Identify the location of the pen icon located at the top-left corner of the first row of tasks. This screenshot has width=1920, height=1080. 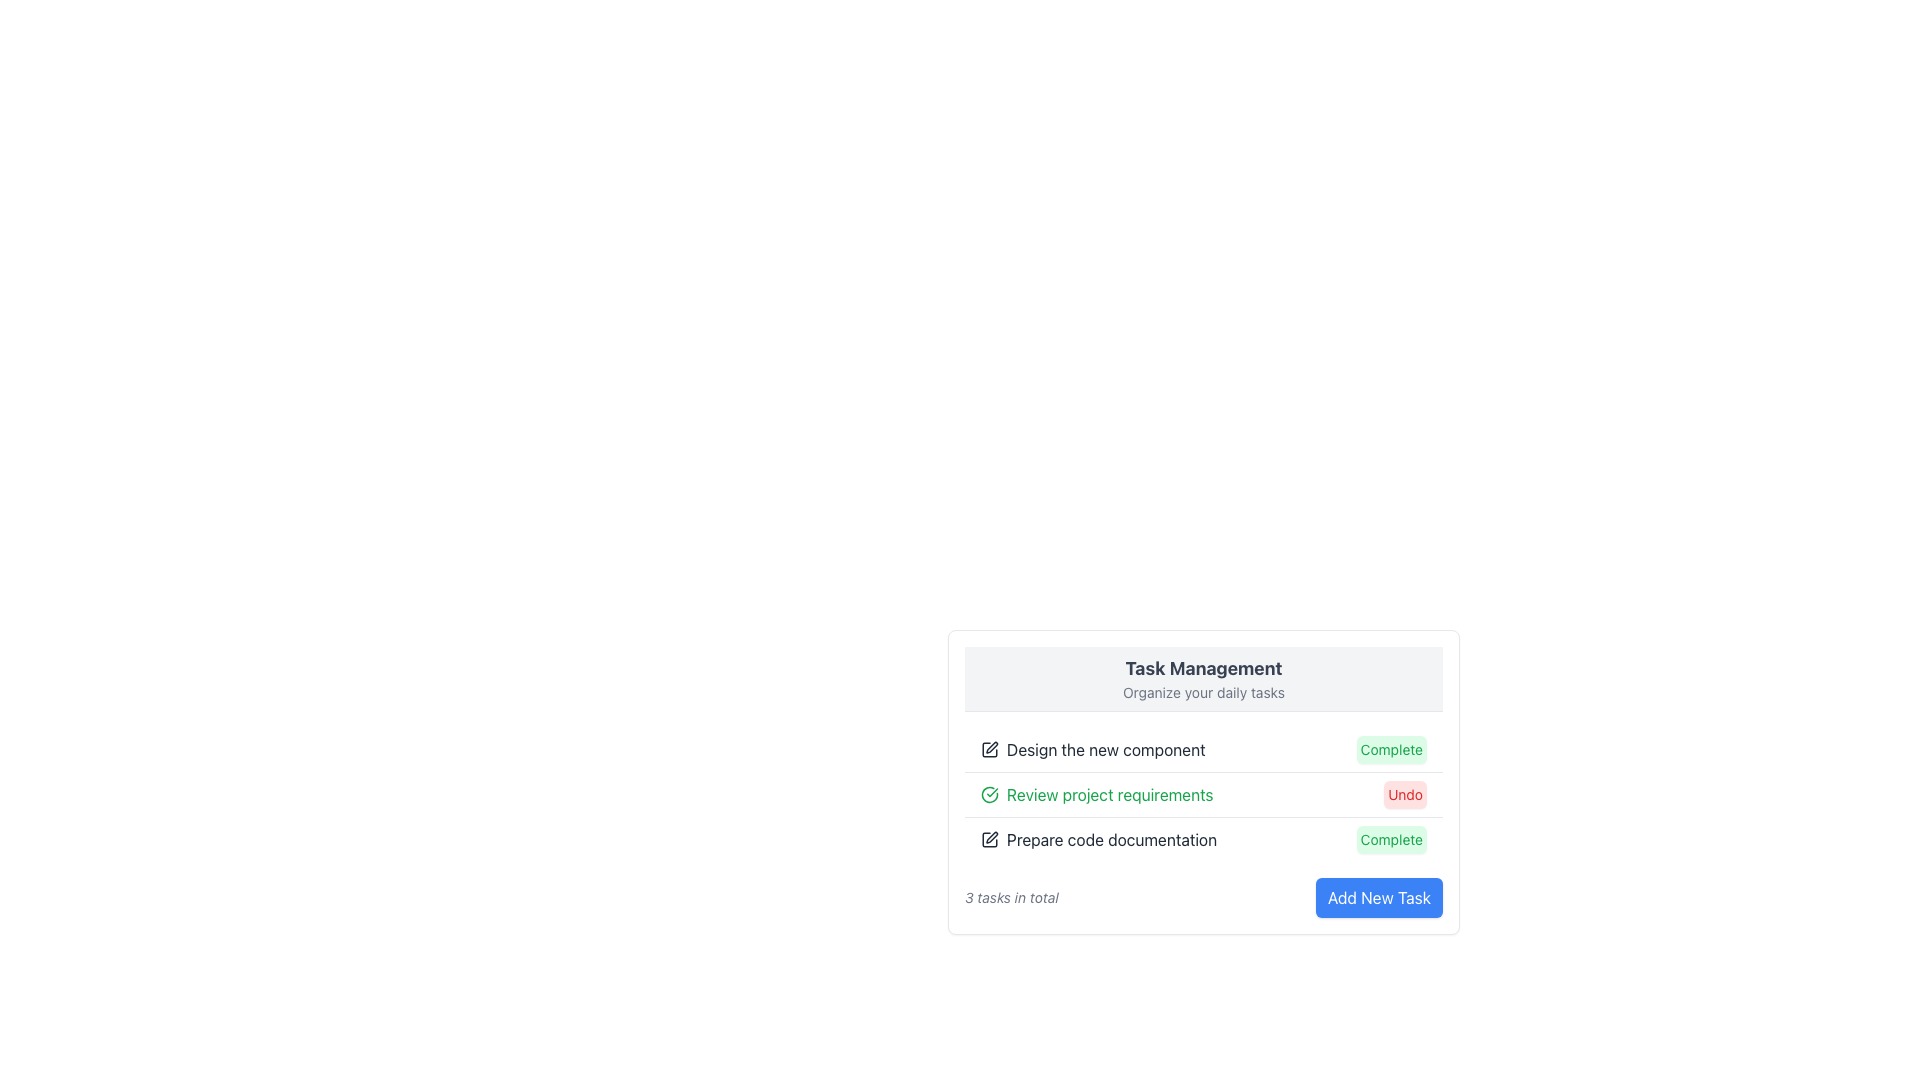
(992, 747).